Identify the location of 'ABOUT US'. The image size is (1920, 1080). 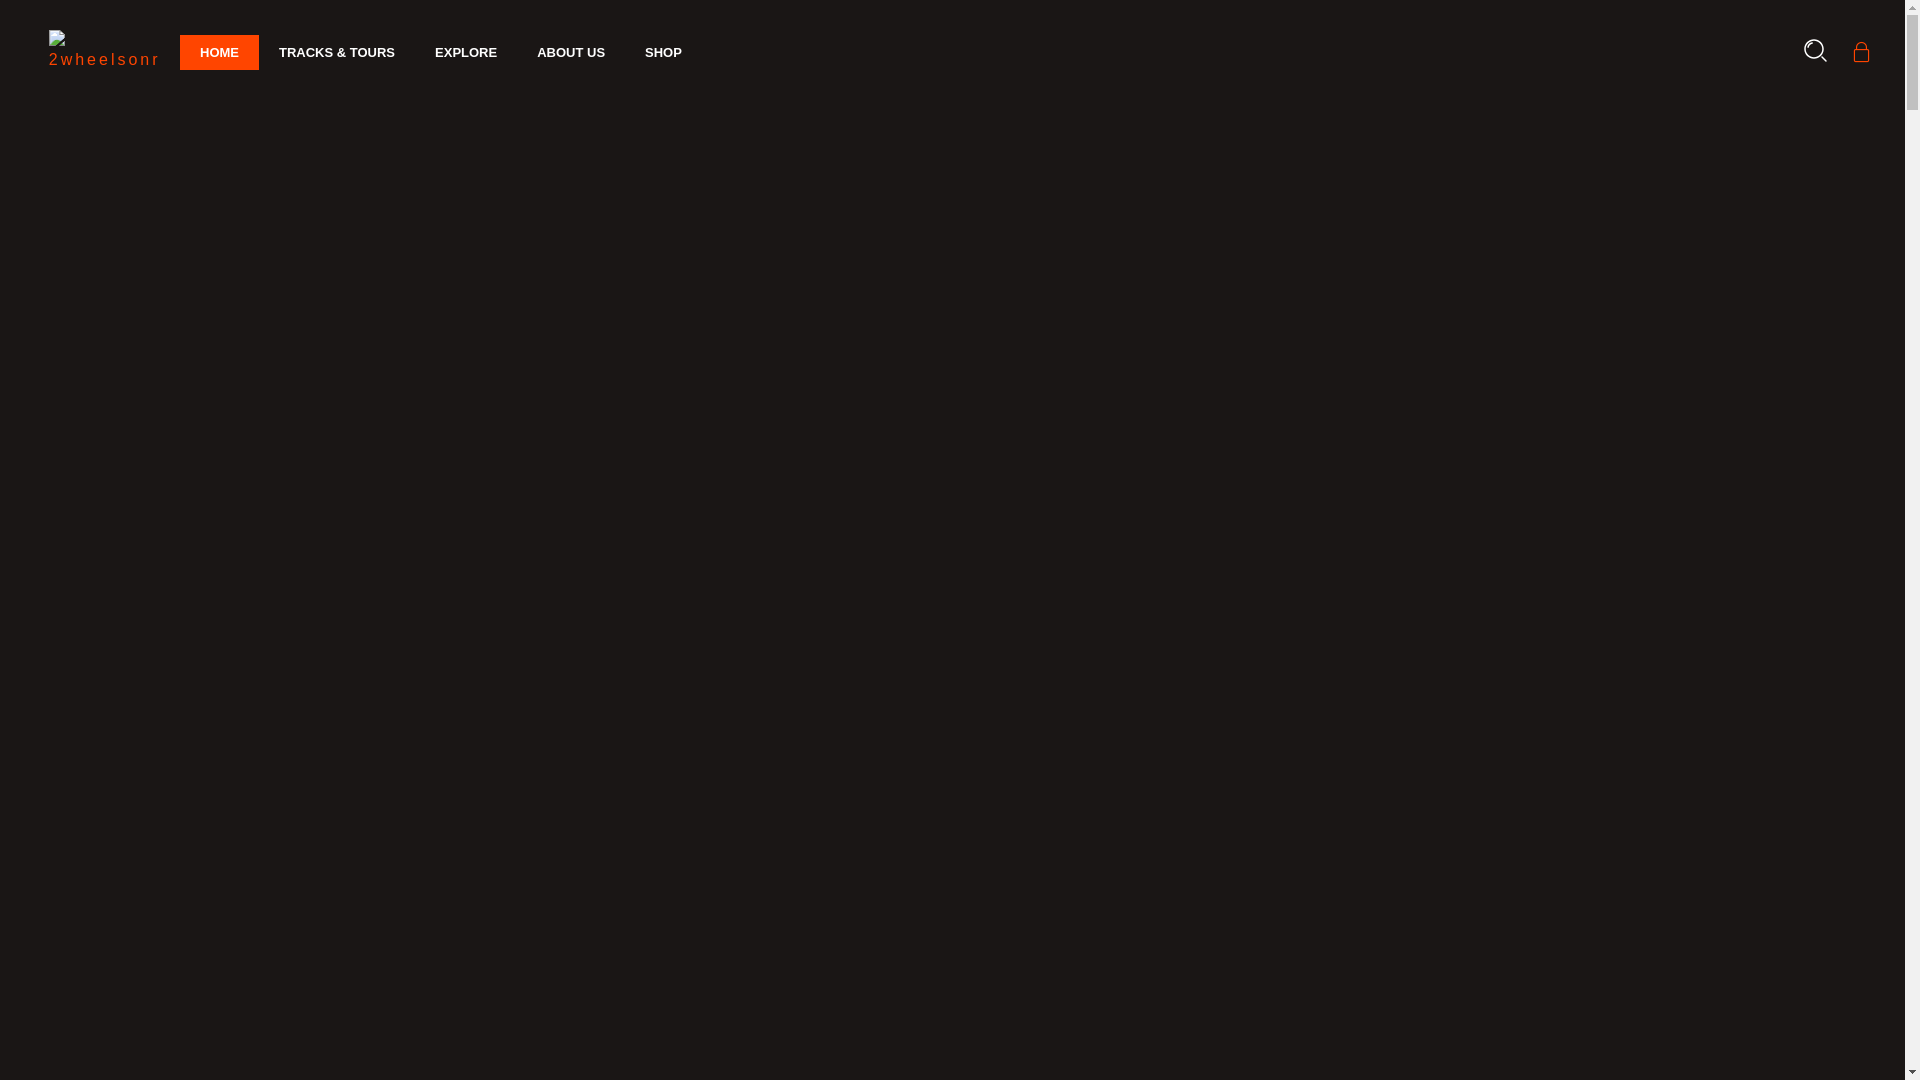
(570, 52).